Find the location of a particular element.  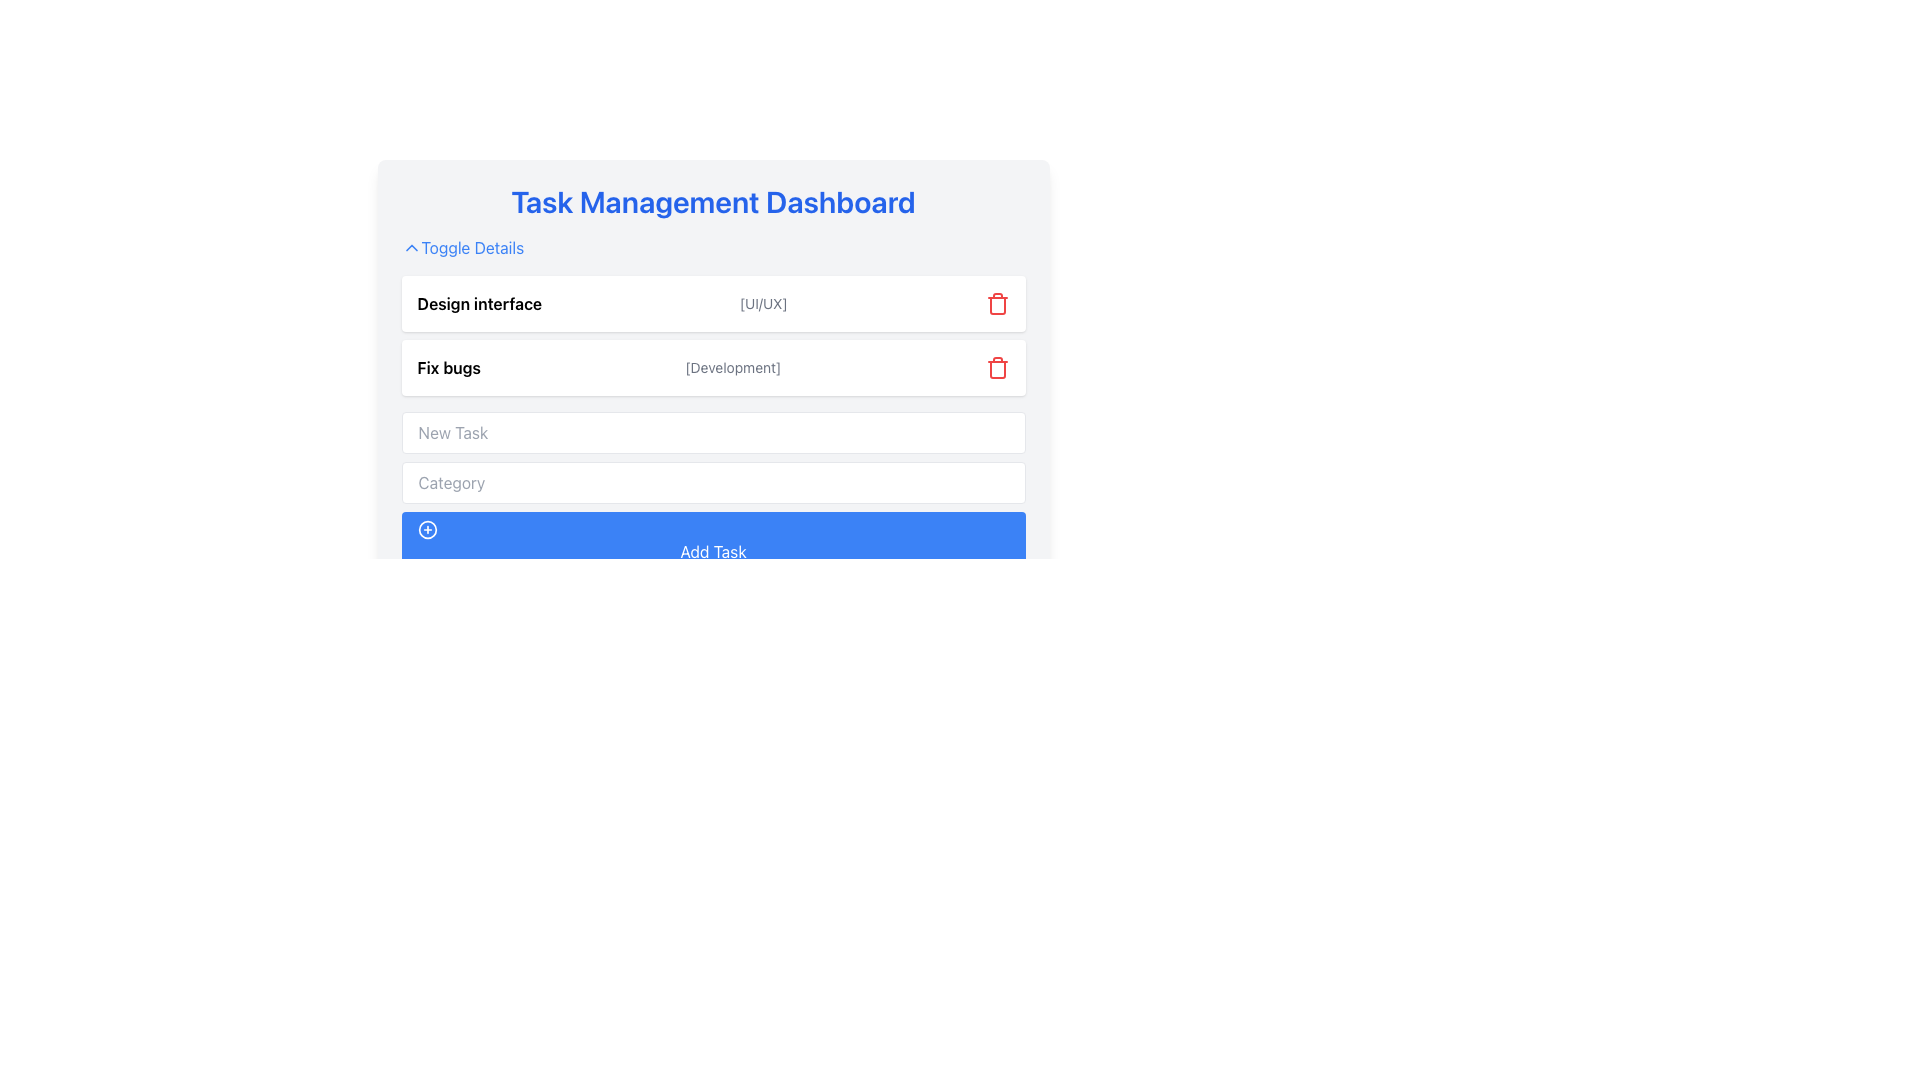

the button that toggles the visibility of additional details in the Task Management Dashboard to change its text color is located at coordinates (461, 246).